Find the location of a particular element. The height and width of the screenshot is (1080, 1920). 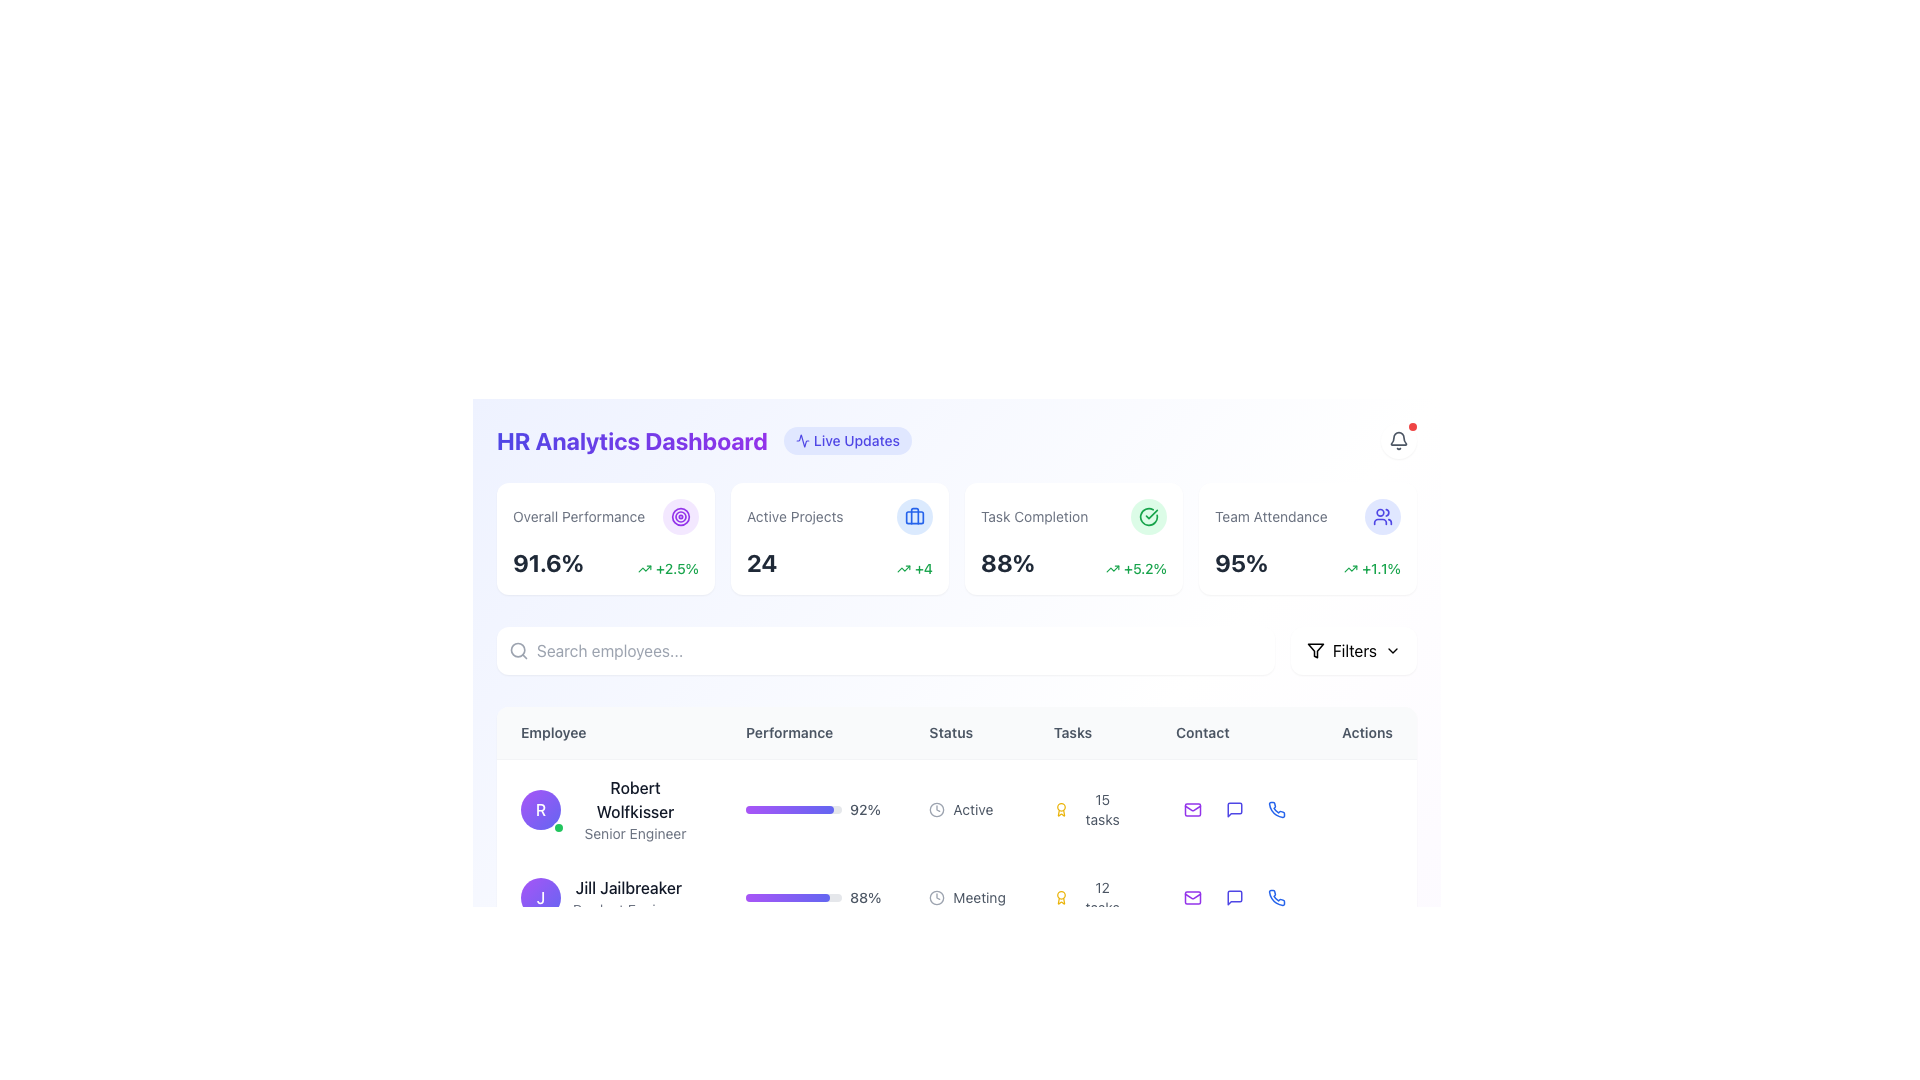

details of the text segment displaying '+2.5%' in a green font, which is accompanied by an upward pointing arrow icon, located within the 'Overall Performance' performance card is located at coordinates (668, 569).